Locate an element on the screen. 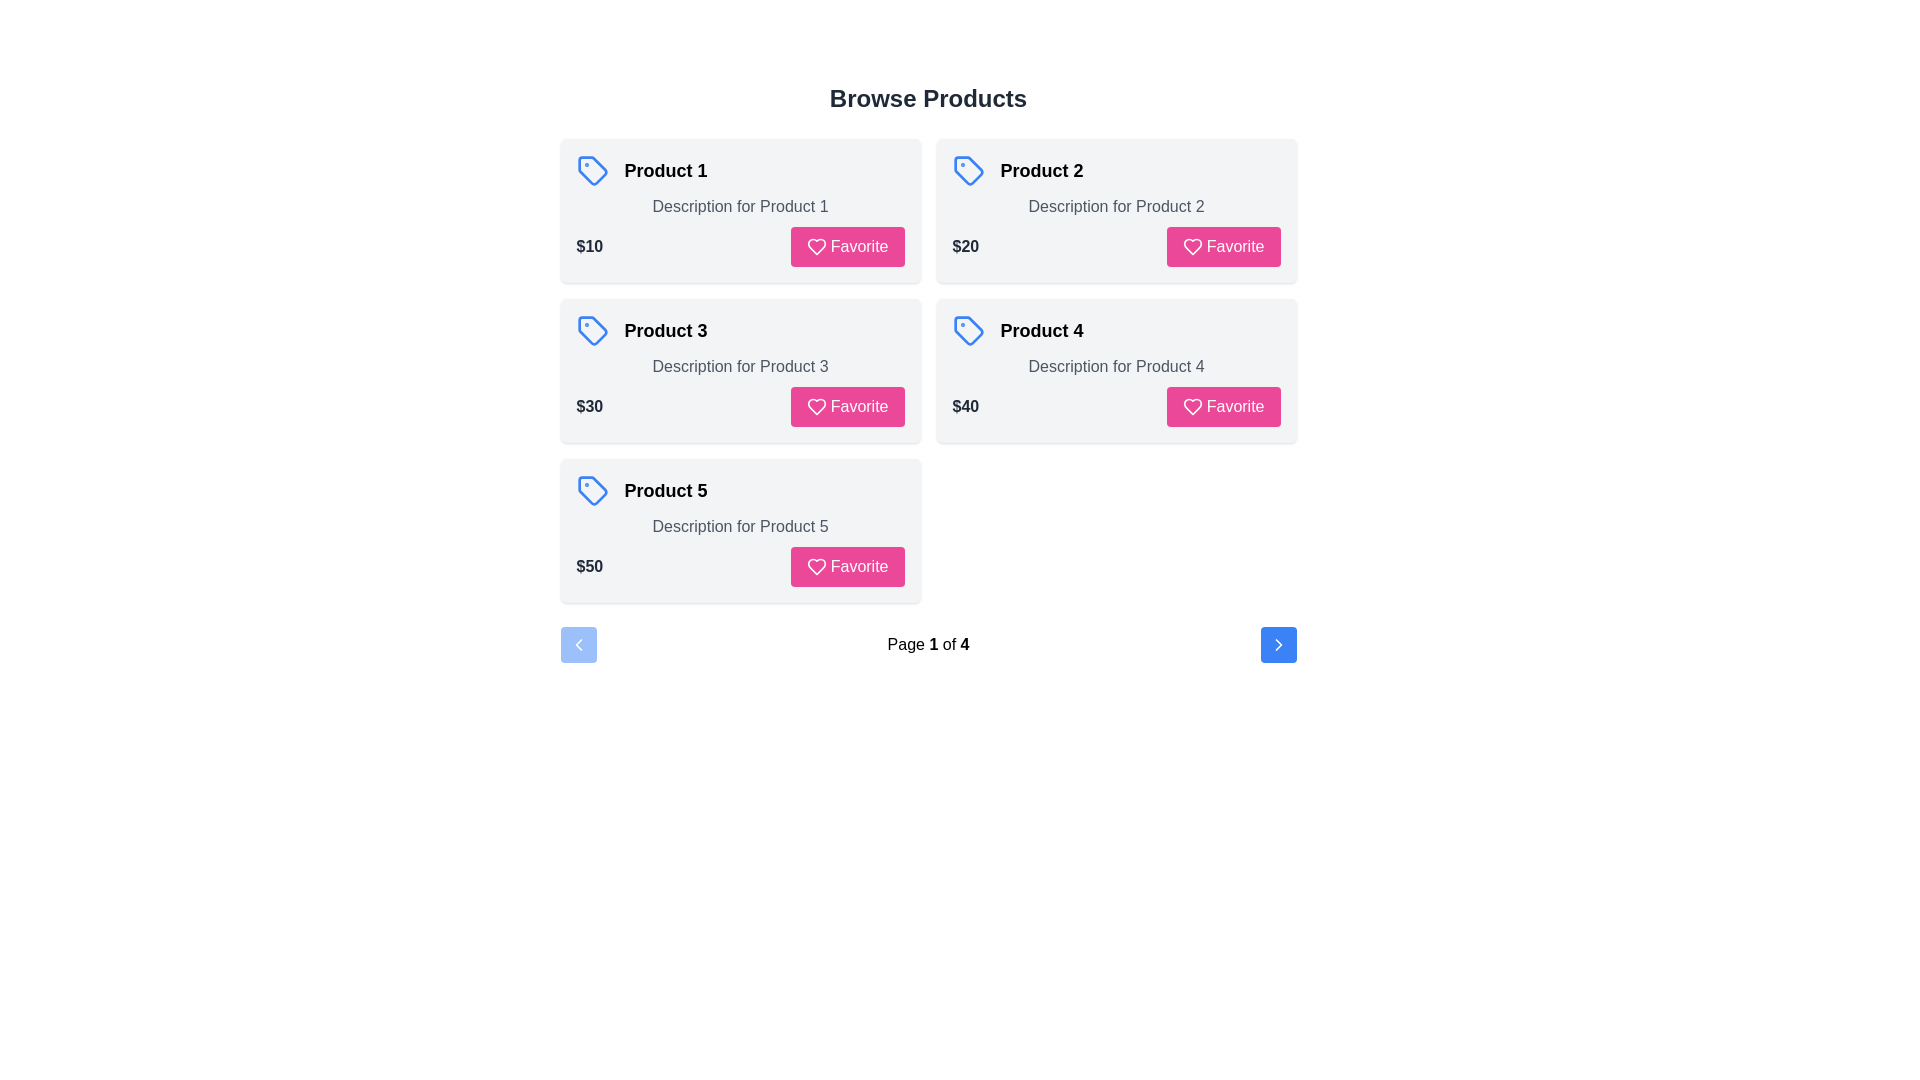  the 'Favorite' button within the 'Product 3' card to provide visual feedback is located at coordinates (739, 406).